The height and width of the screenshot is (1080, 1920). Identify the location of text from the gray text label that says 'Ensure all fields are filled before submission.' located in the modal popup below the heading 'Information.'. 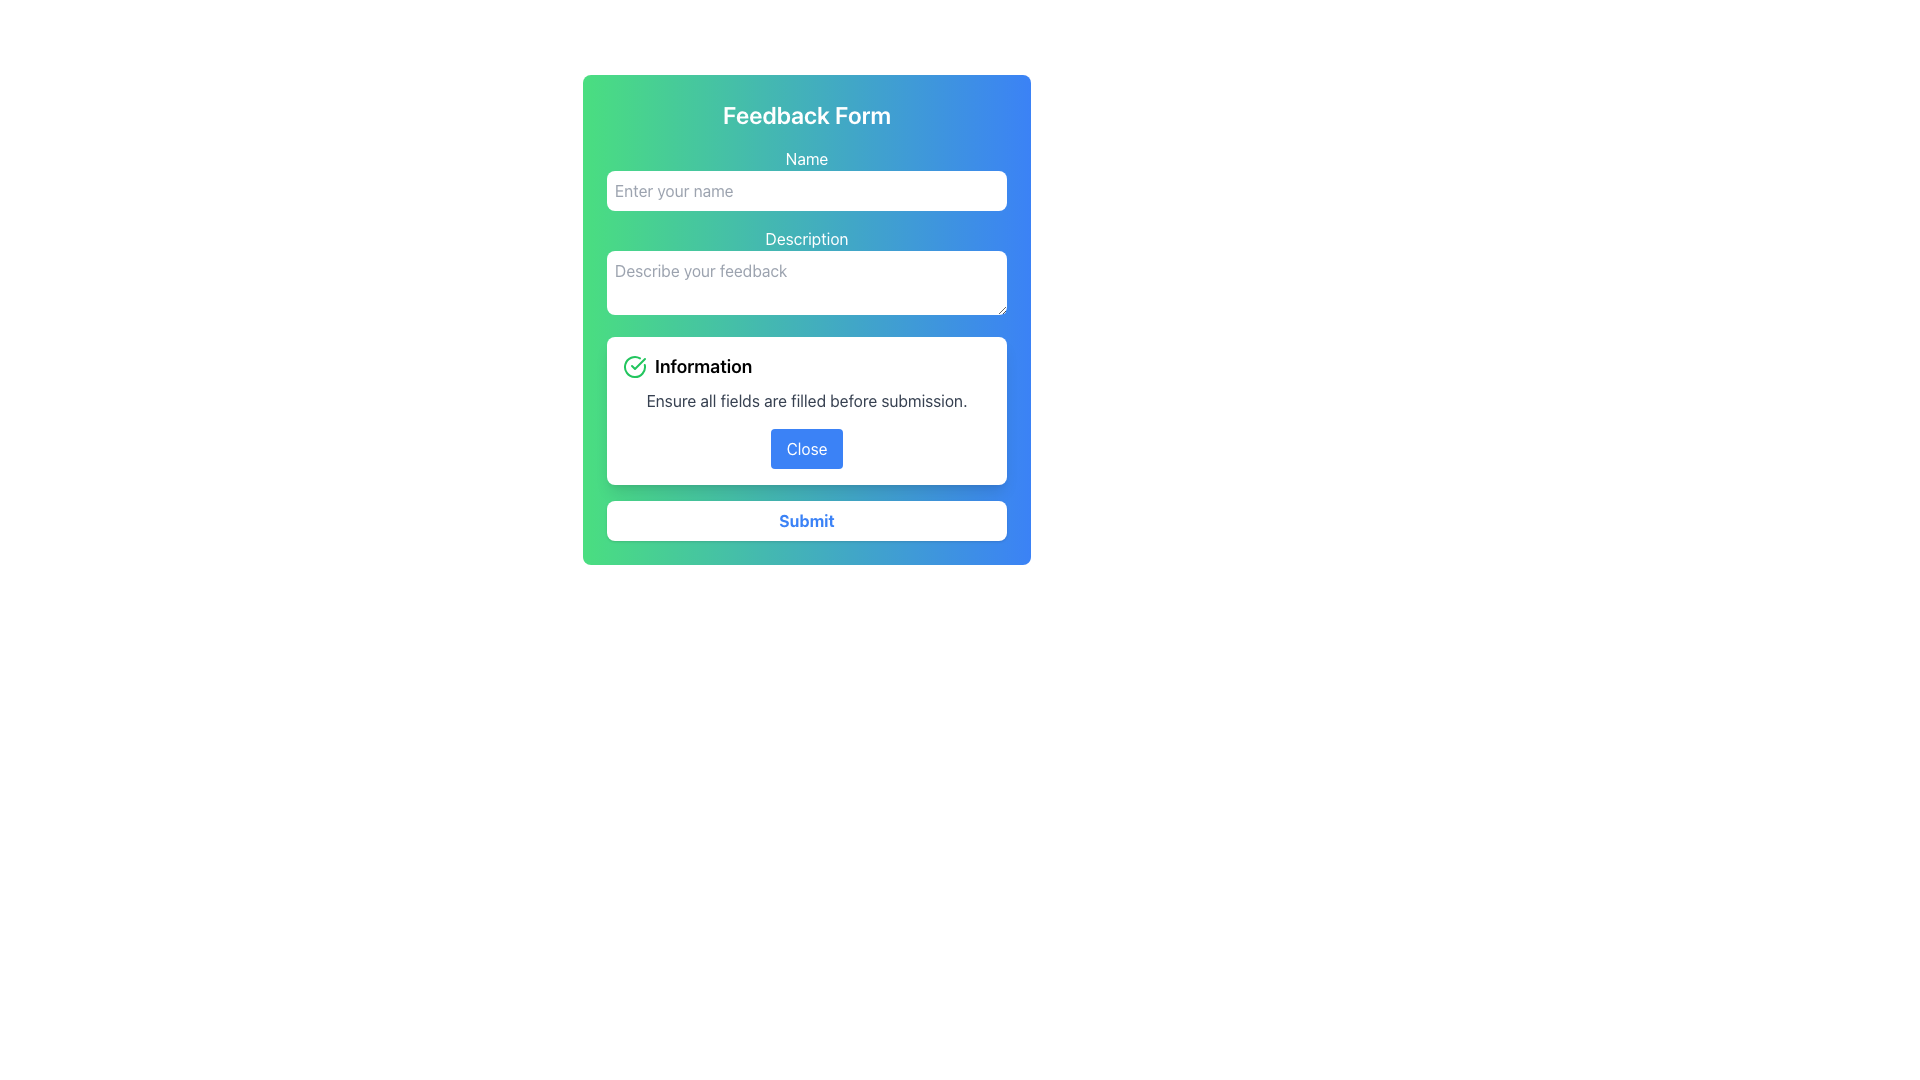
(806, 401).